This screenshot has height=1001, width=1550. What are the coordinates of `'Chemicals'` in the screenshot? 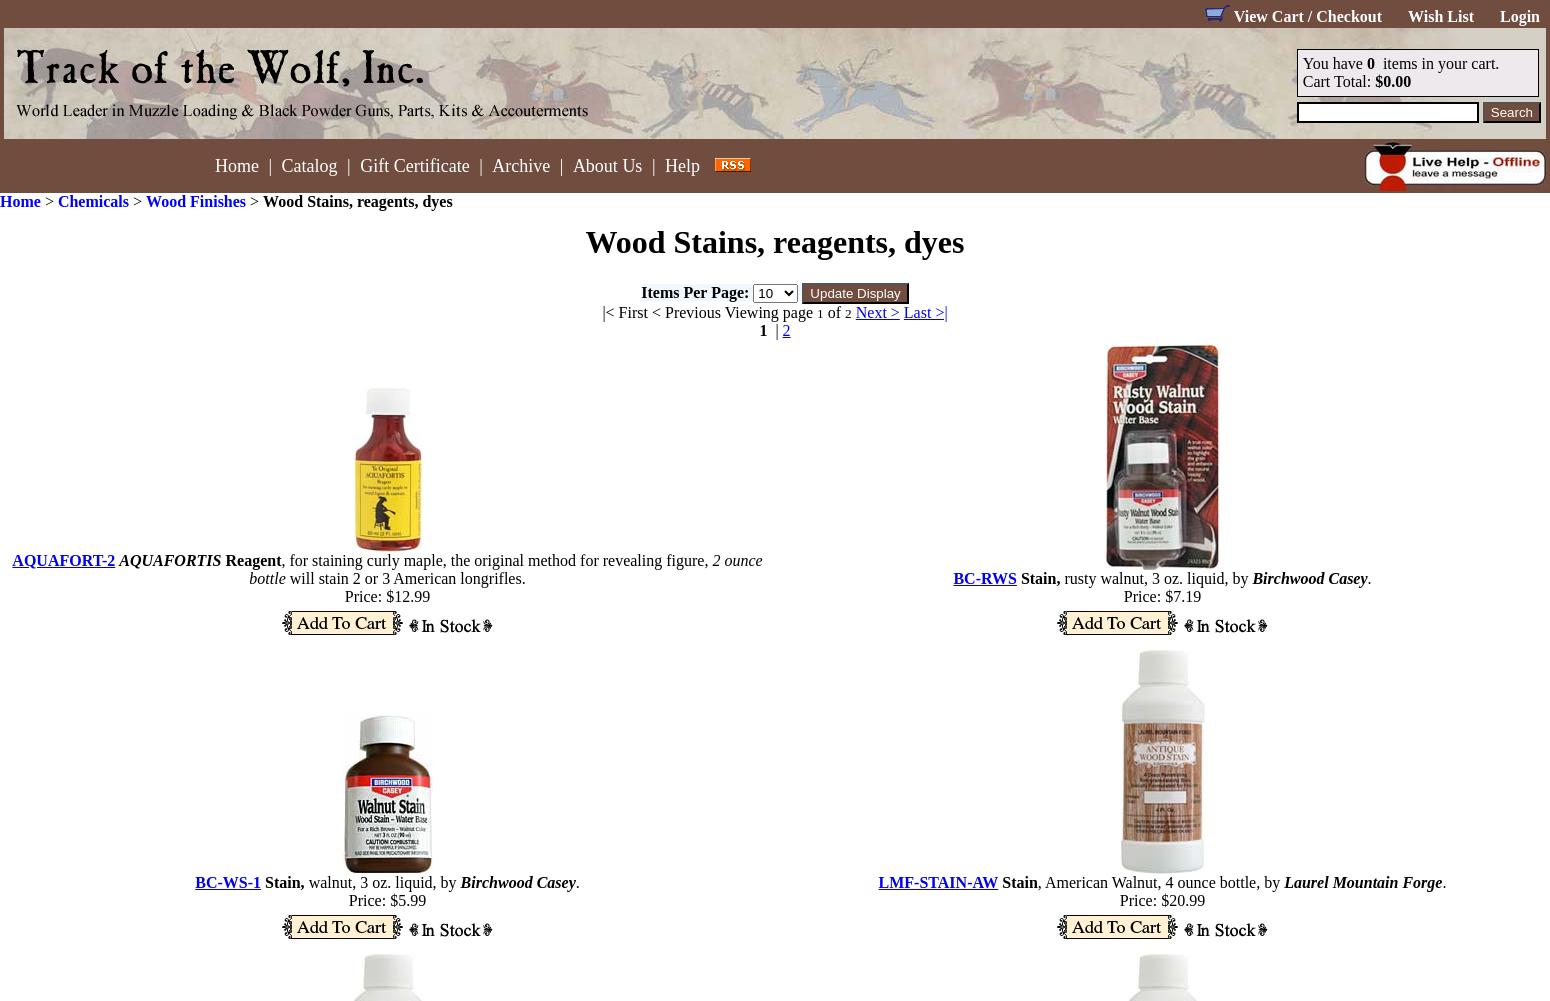 It's located at (93, 201).